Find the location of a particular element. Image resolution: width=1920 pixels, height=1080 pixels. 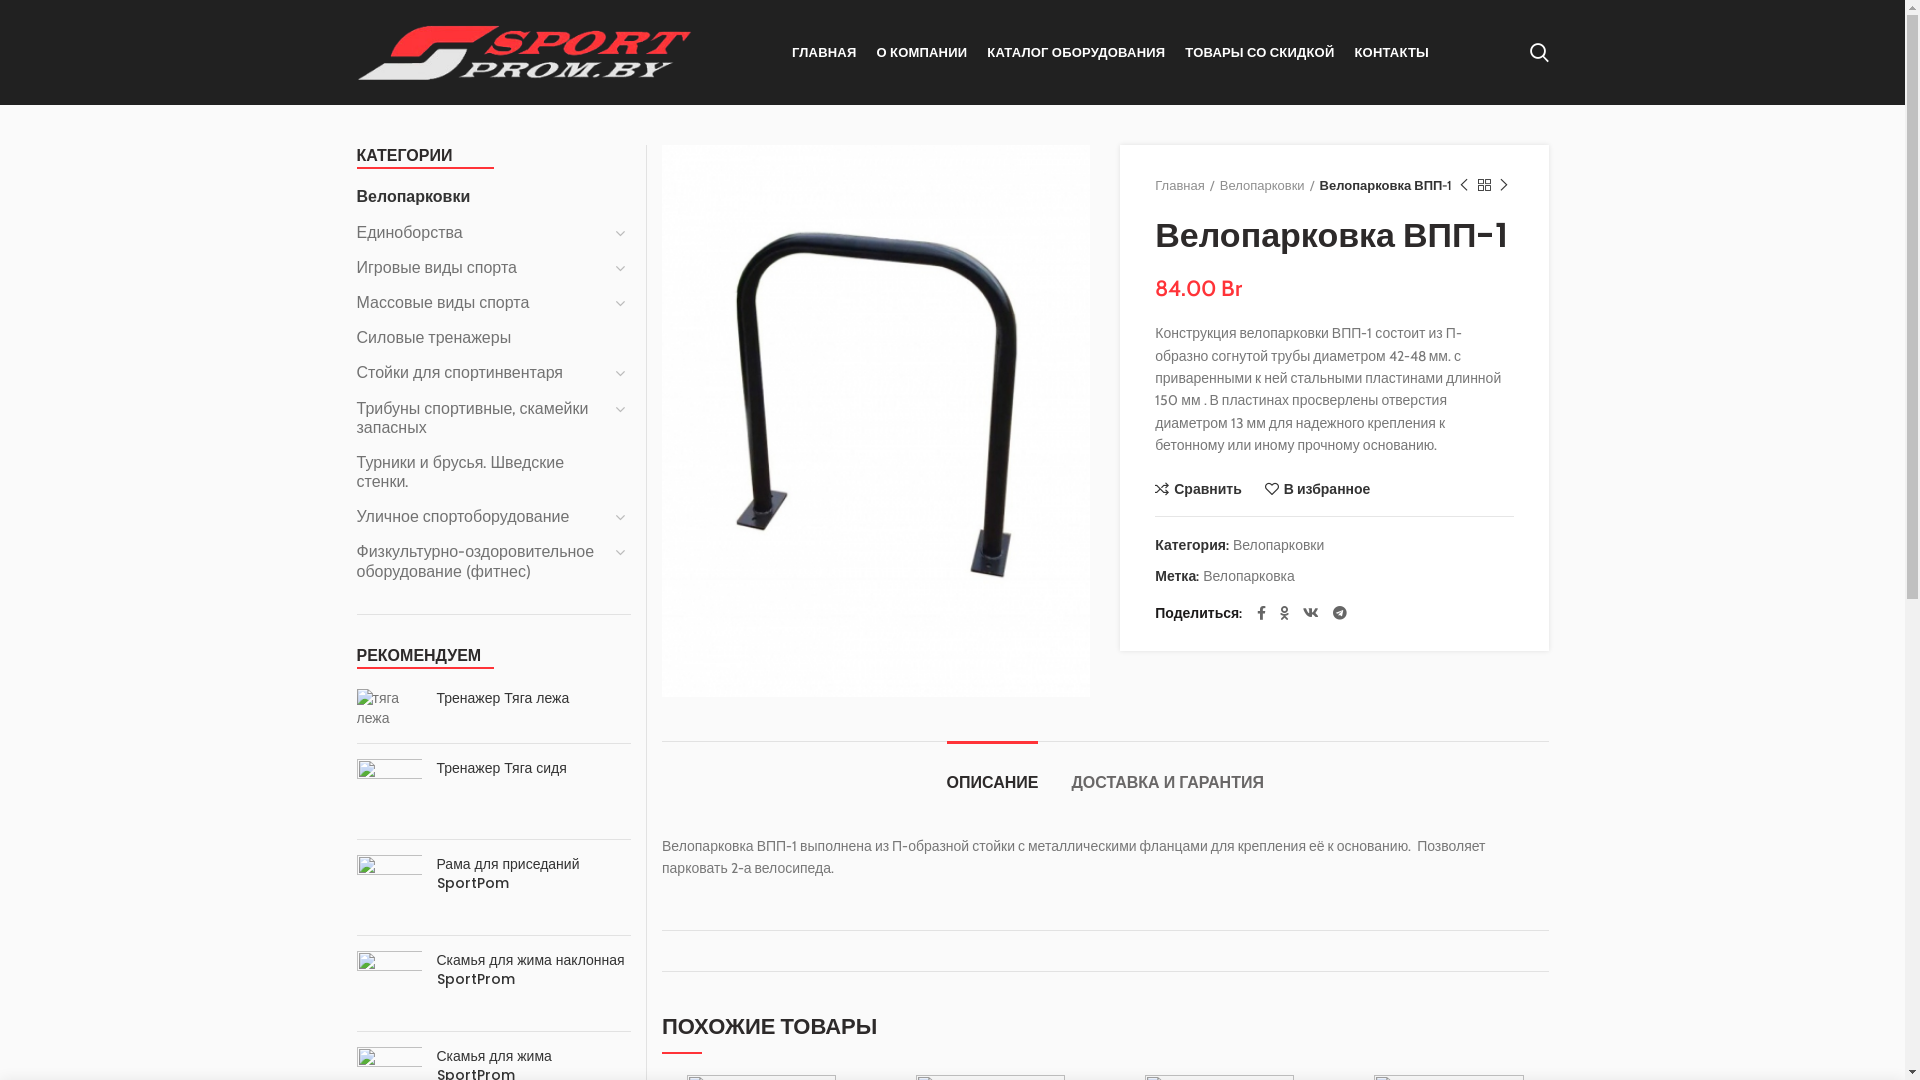

'Odnoklassniki' is located at coordinates (411, 962).